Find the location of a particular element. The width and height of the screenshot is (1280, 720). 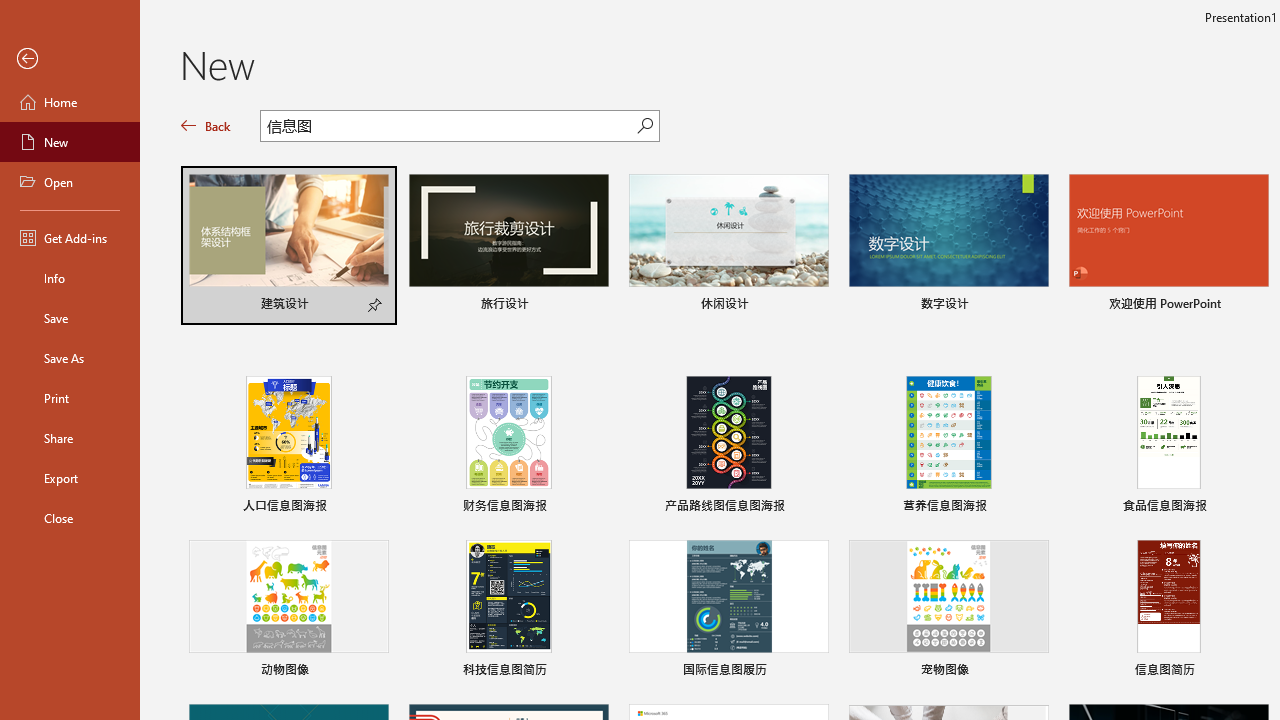

'Search for online templates and themes' is located at coordinates (448, 128).